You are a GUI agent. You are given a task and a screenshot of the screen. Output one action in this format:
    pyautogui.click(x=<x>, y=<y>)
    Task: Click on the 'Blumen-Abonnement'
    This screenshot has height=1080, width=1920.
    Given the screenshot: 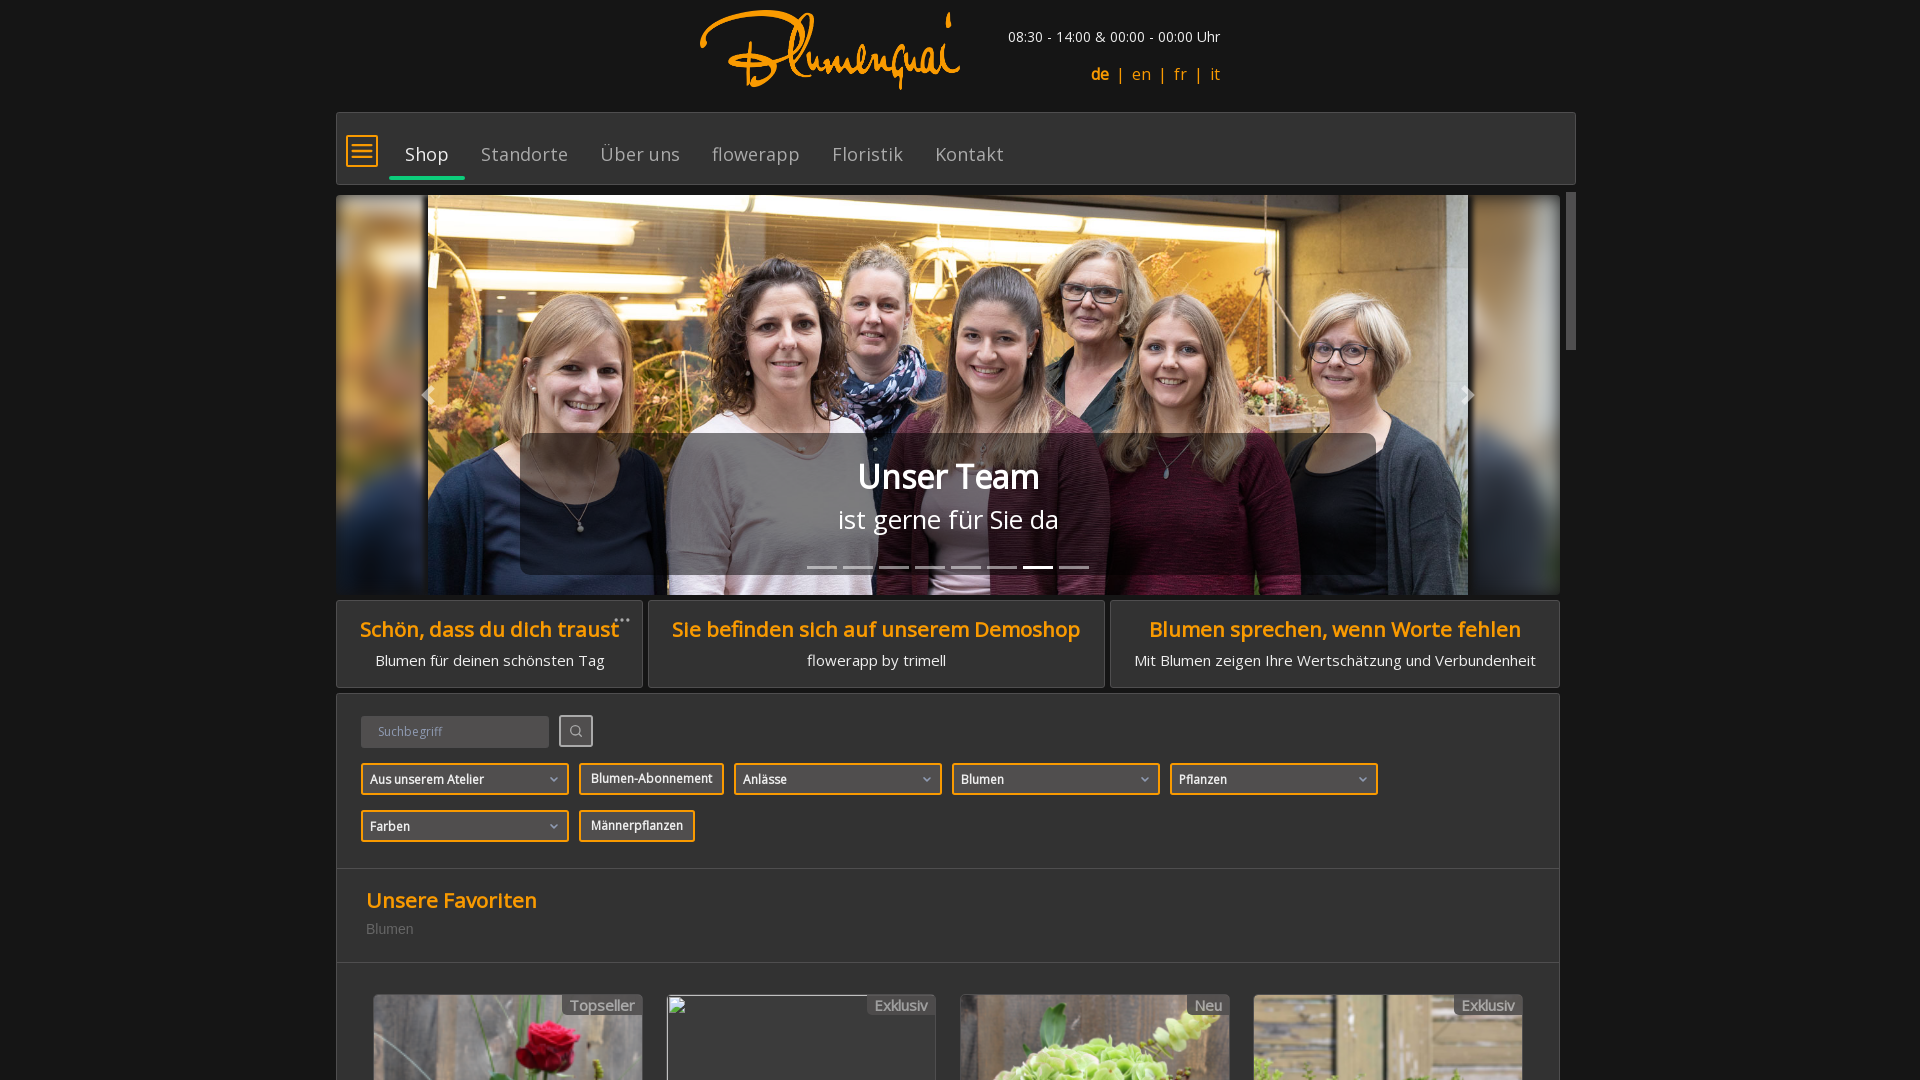 What is the action you would take?
    pyautogui.click(x=651, y=778)
    